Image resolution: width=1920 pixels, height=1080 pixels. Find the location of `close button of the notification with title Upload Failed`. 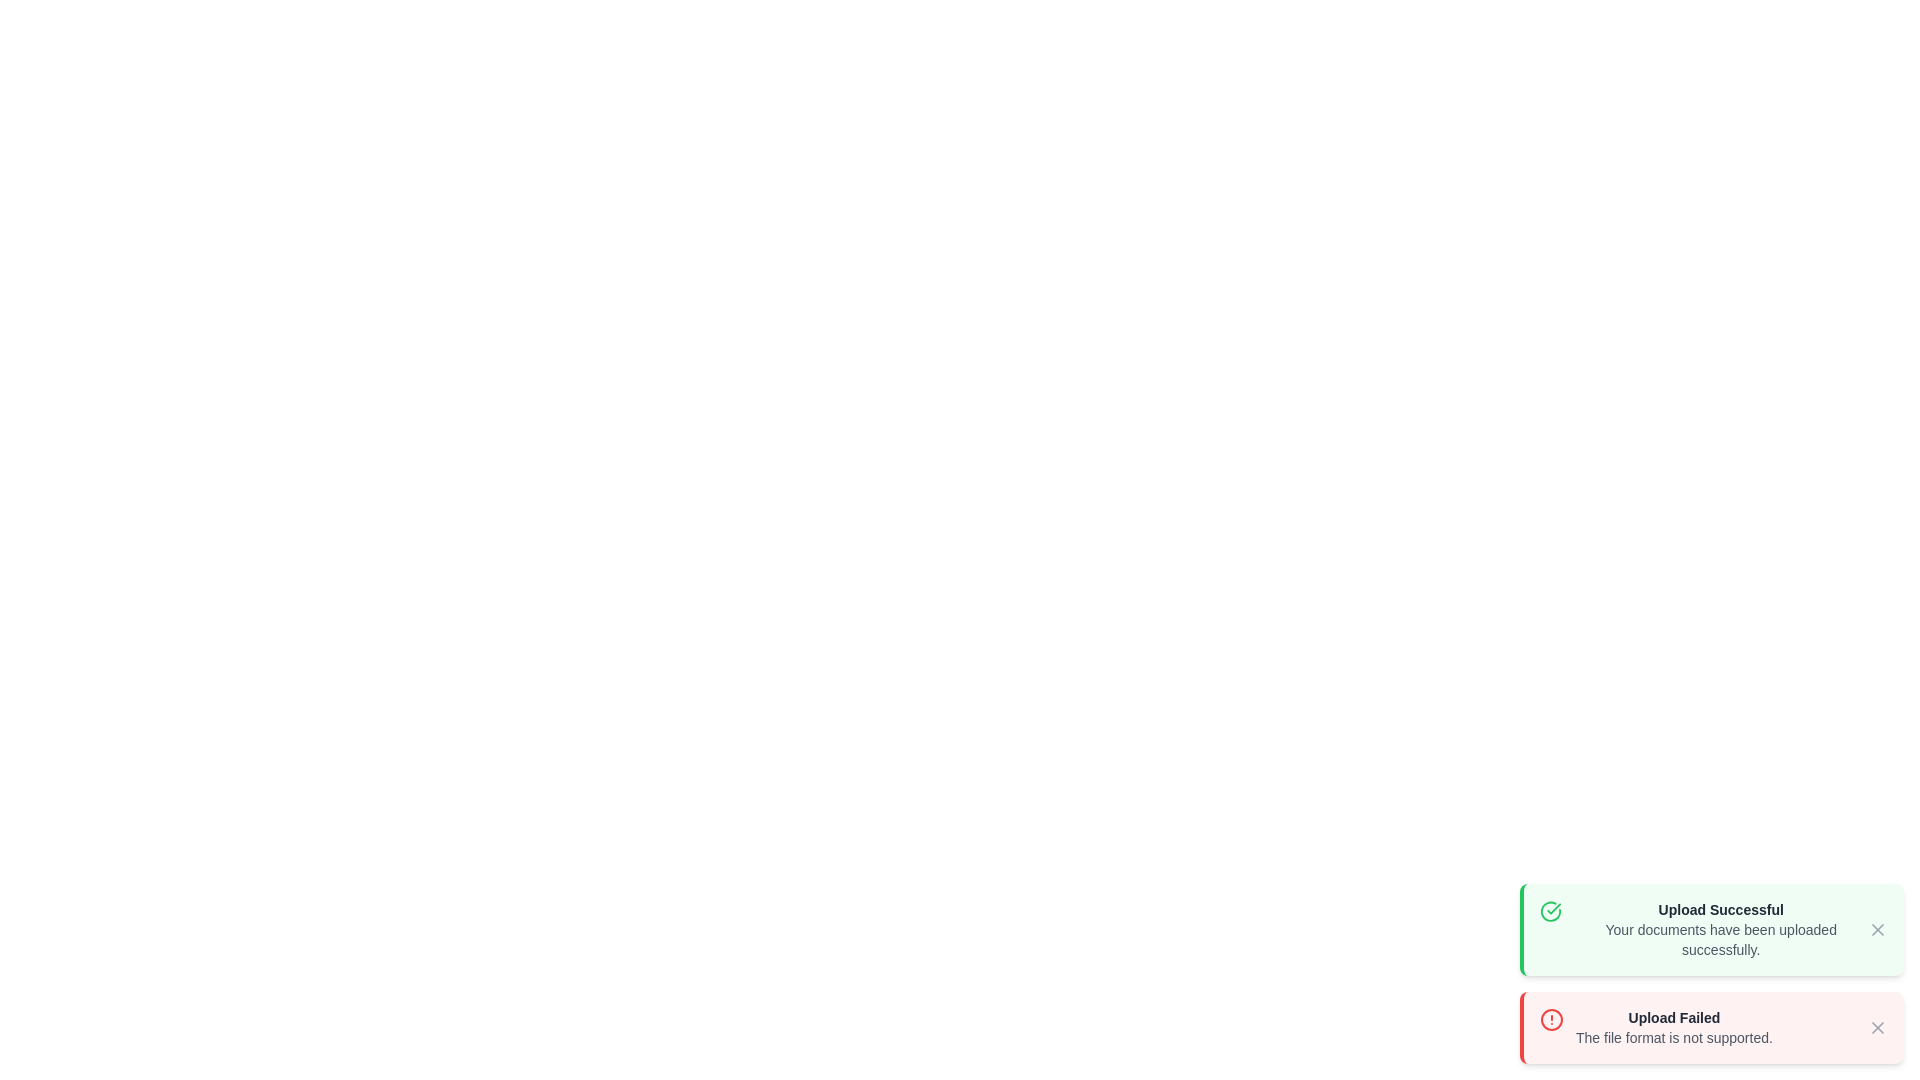

close button of the notification with title Upload Failed is located at coordinates (1876, 1028).